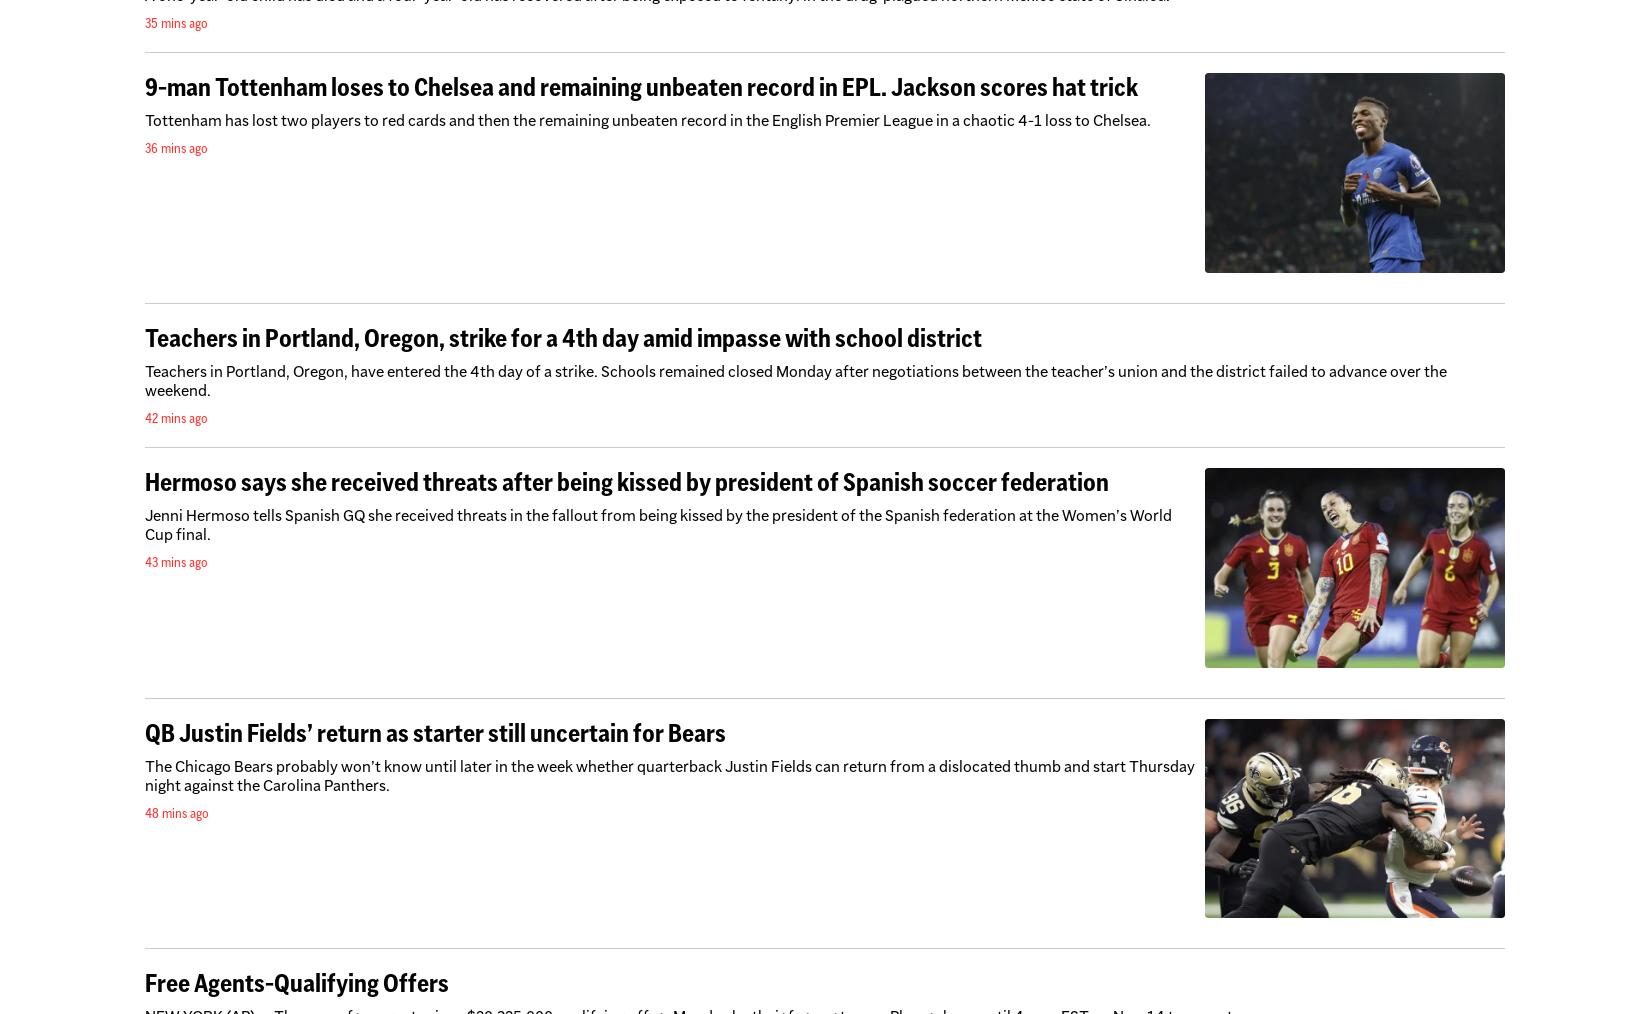  What do you see at coordinates (646, 120) in the screenshot?
I see `'Tottenham has lost two players to red cards and then the remaining unbeaten record in the English Premier League in a chaotic 4-1 loss to Chelsea.'` at bounding box center [646, 120].